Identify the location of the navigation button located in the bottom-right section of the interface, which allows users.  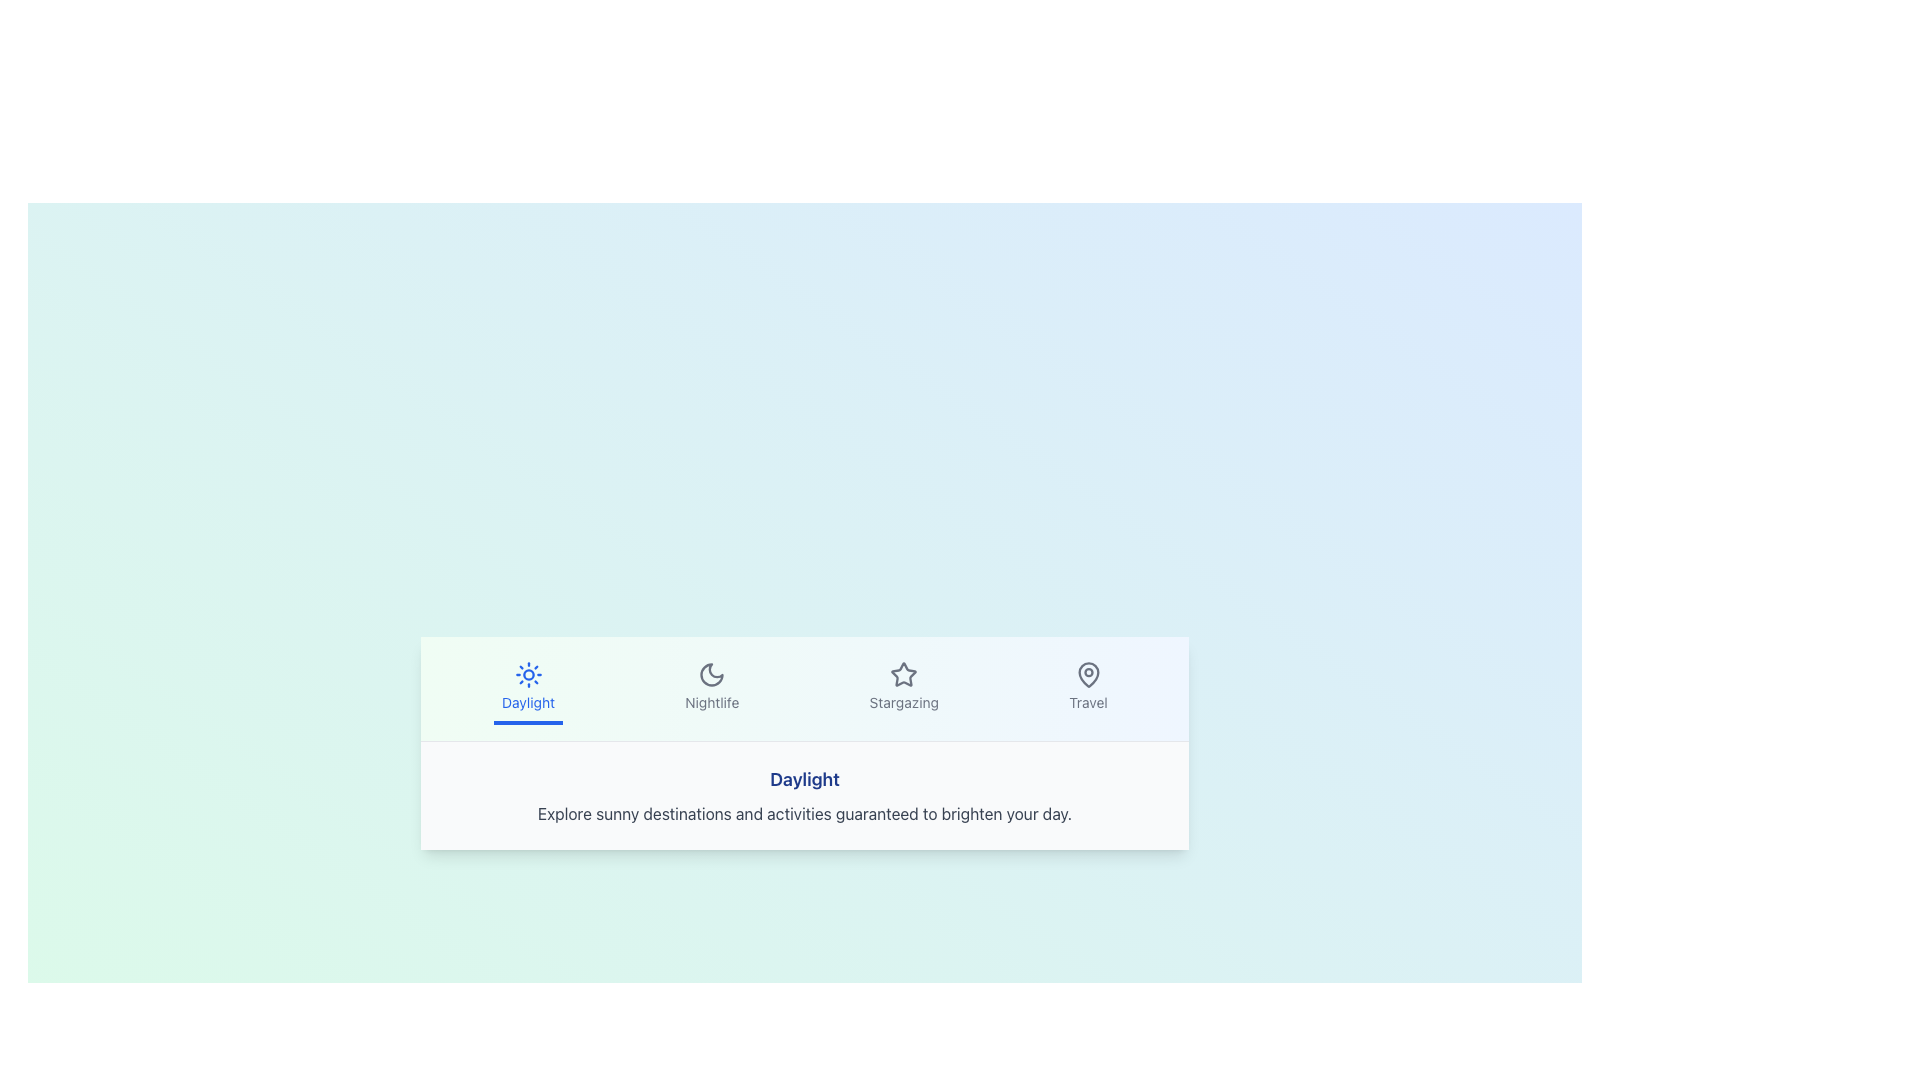
(1087, 687).